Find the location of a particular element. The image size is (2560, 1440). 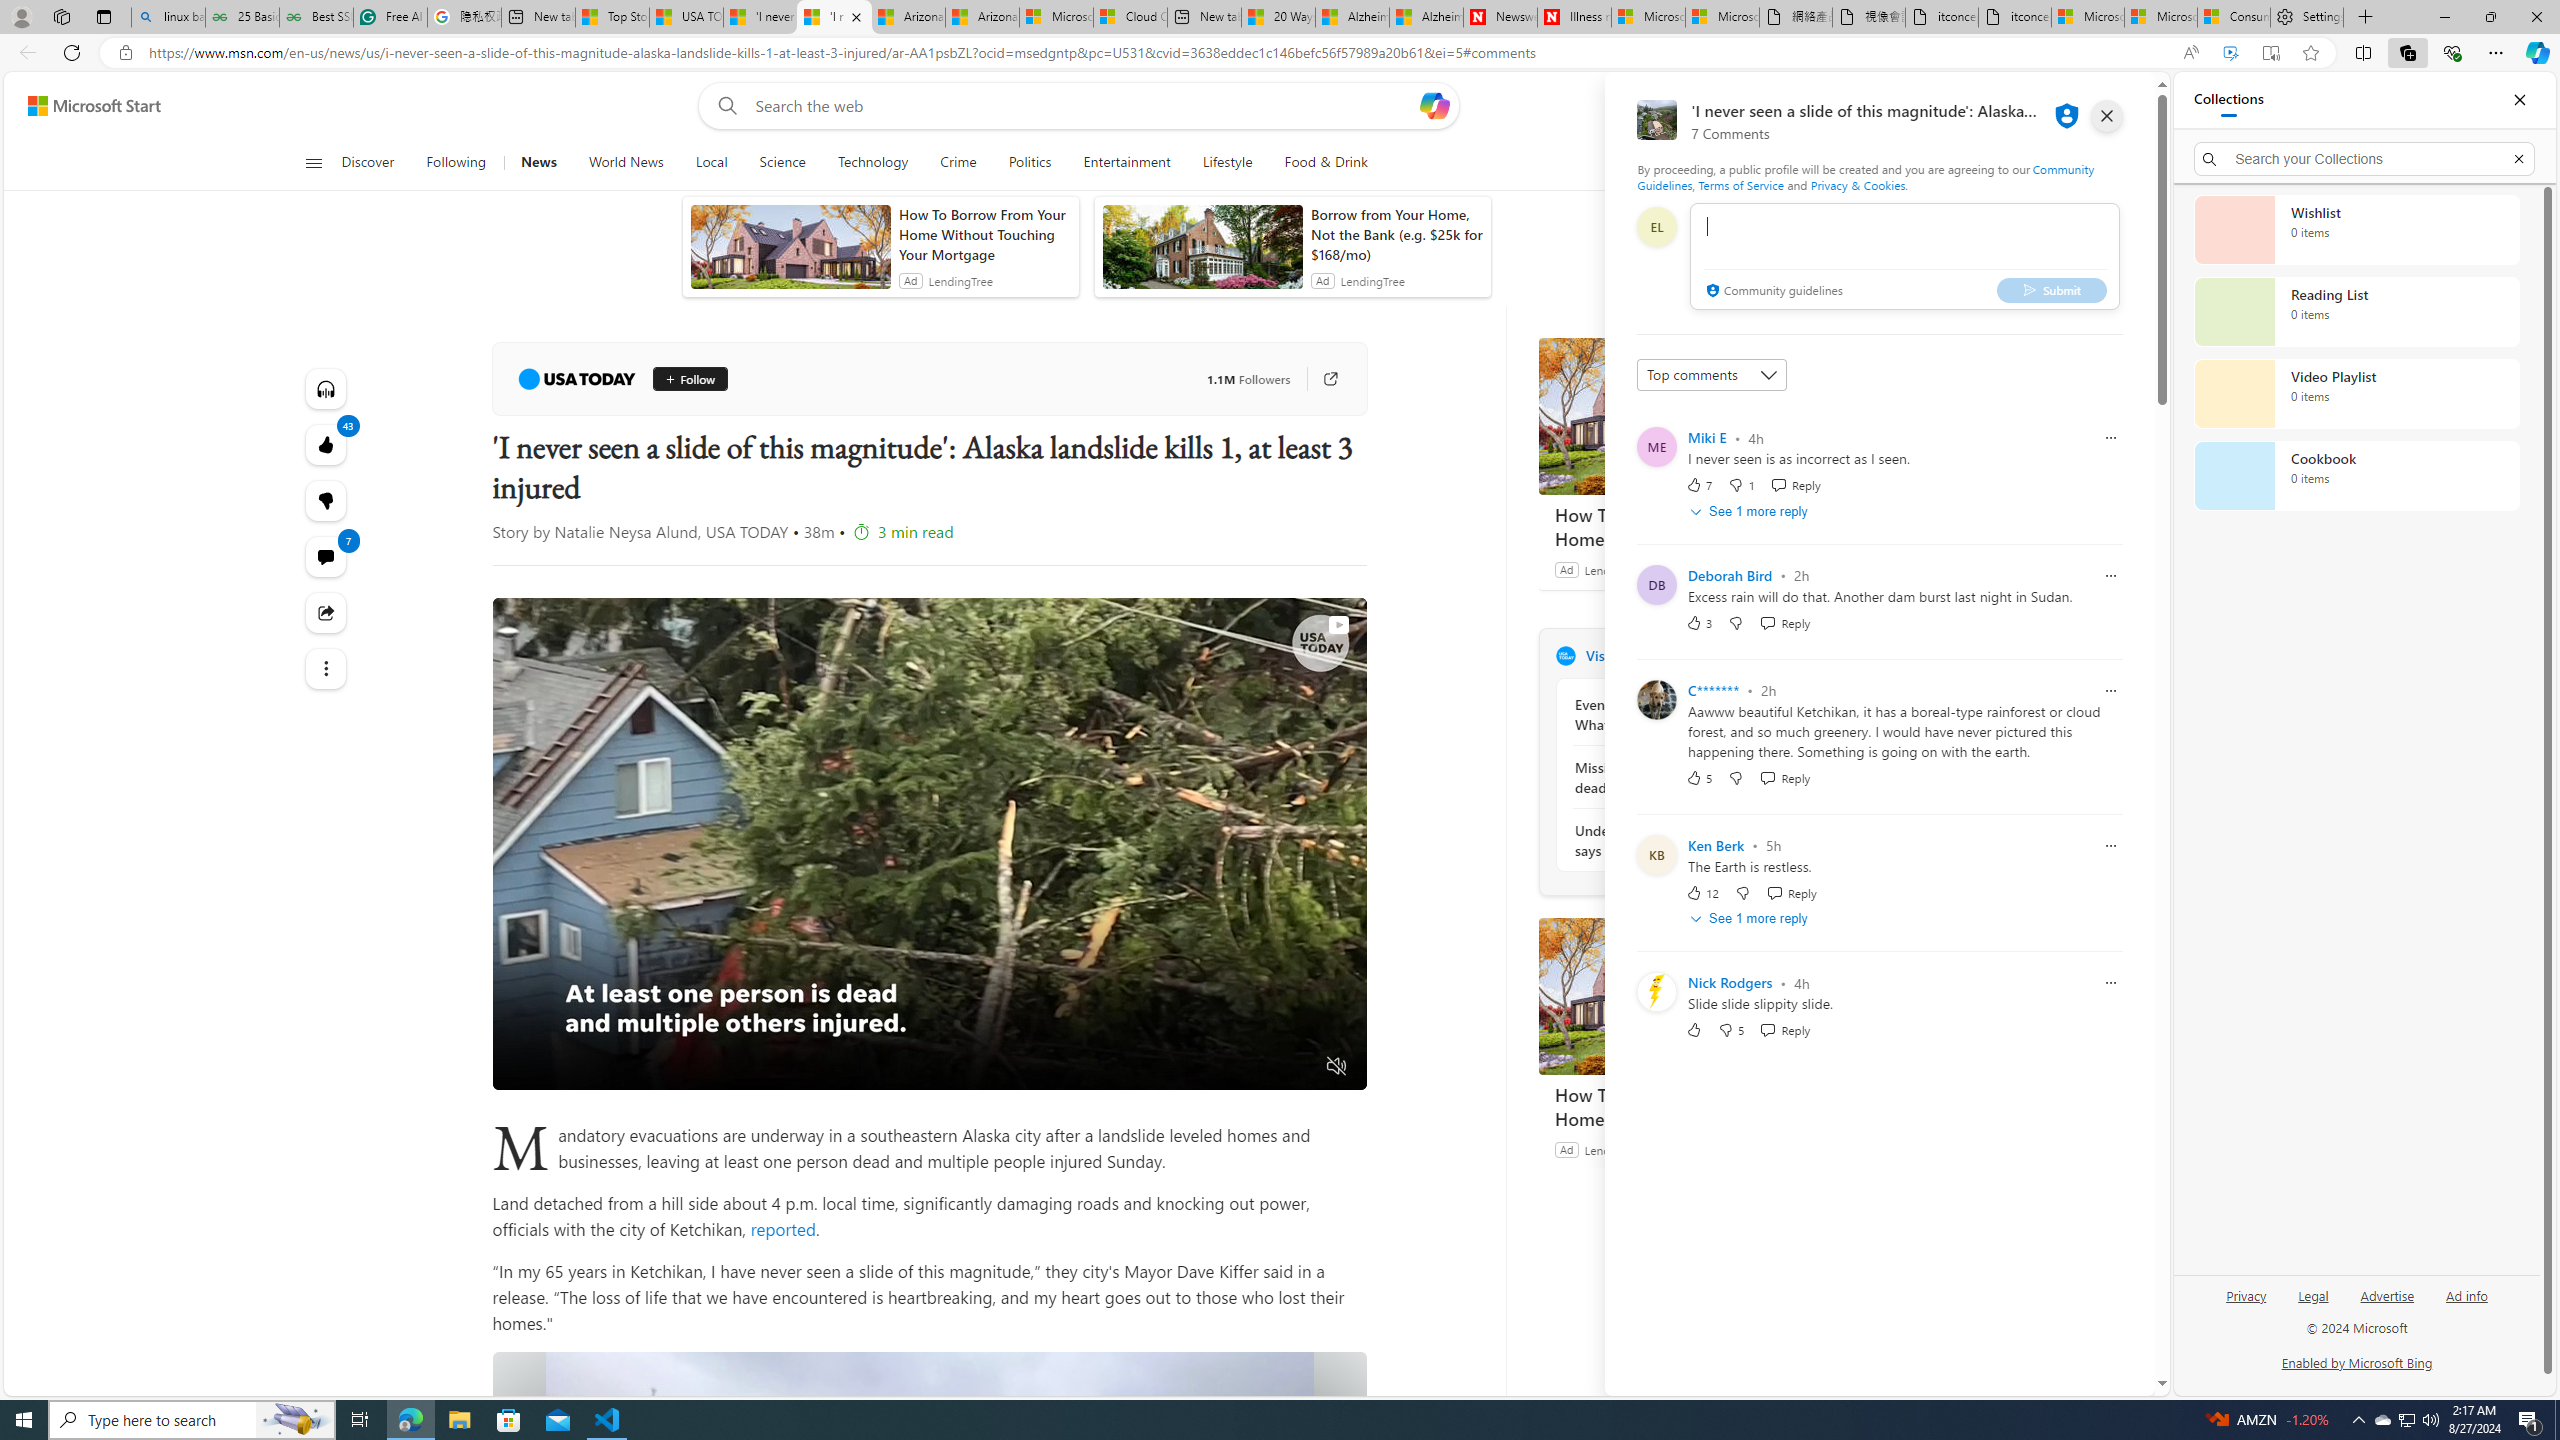

'12 Like' is located at coordinates (1701, 892).